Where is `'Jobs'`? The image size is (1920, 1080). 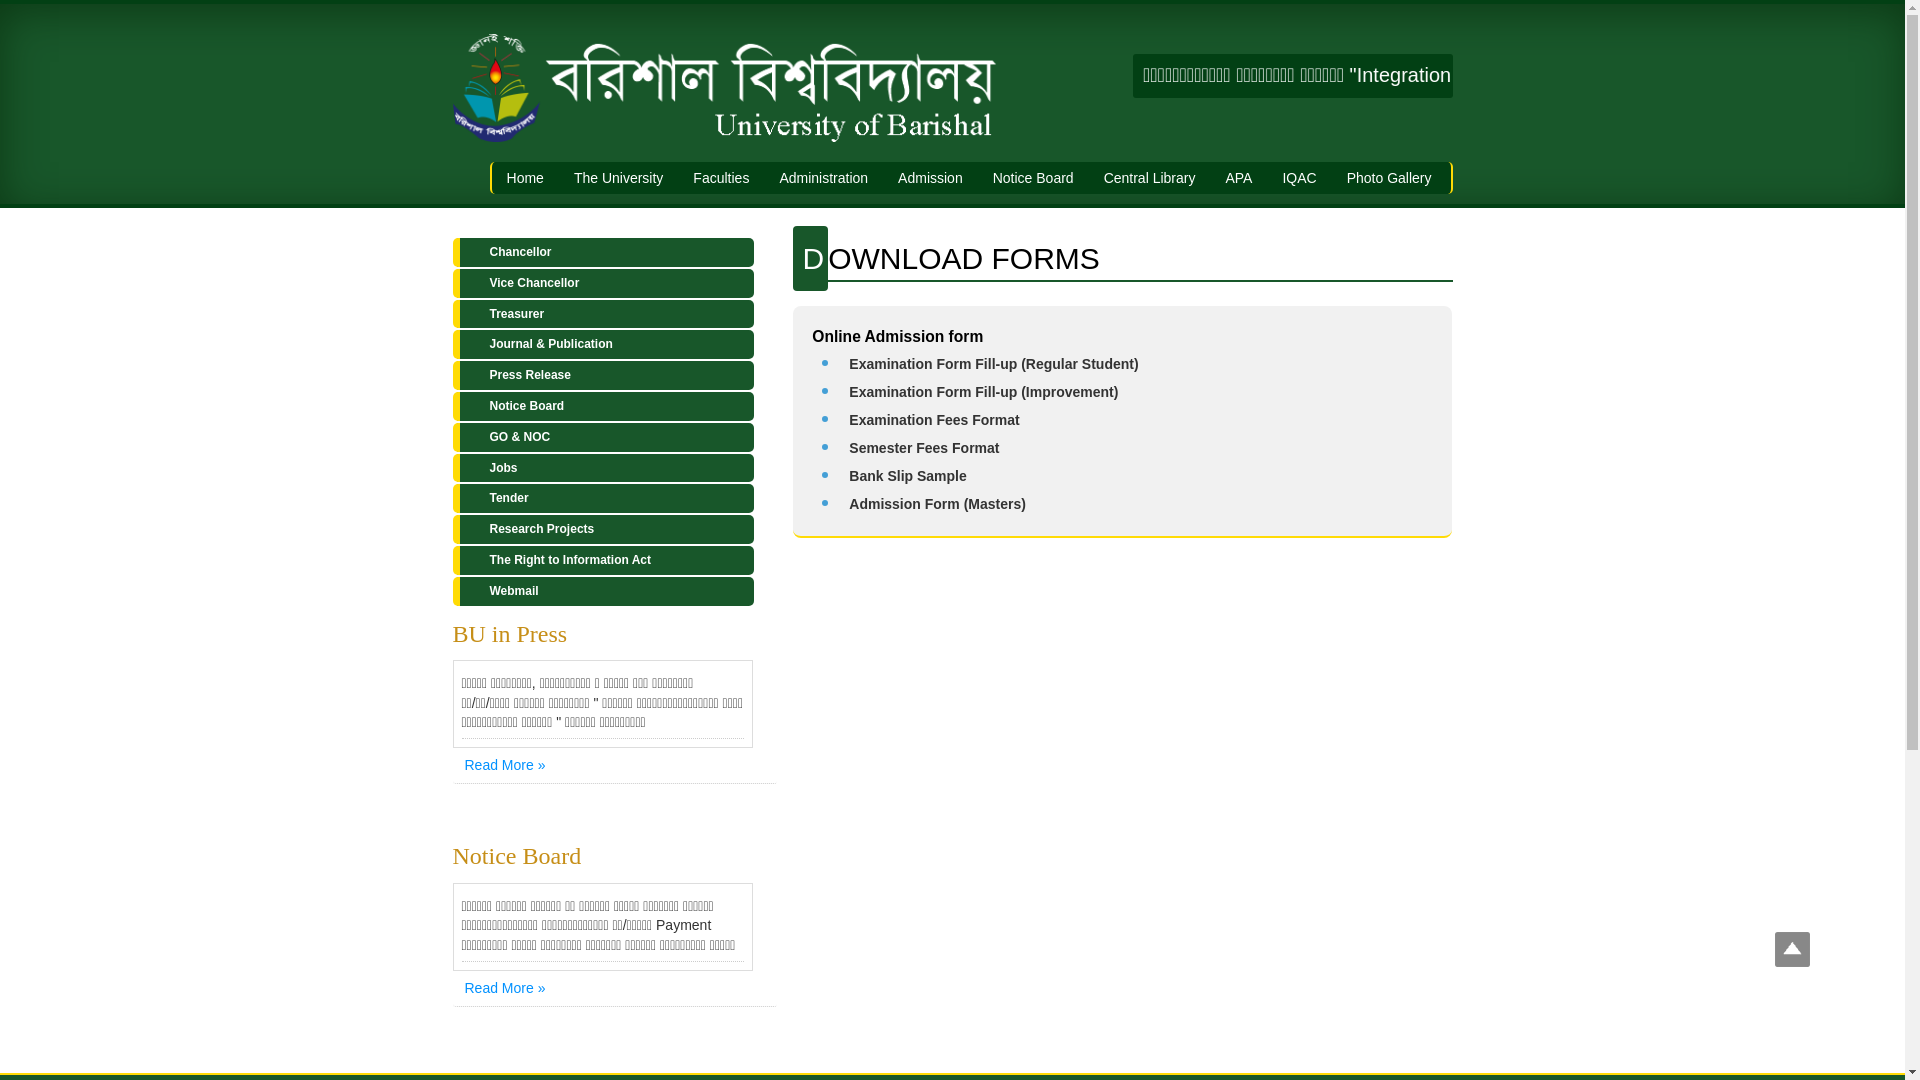 'Jobs' is located at coordinates (601, 468).